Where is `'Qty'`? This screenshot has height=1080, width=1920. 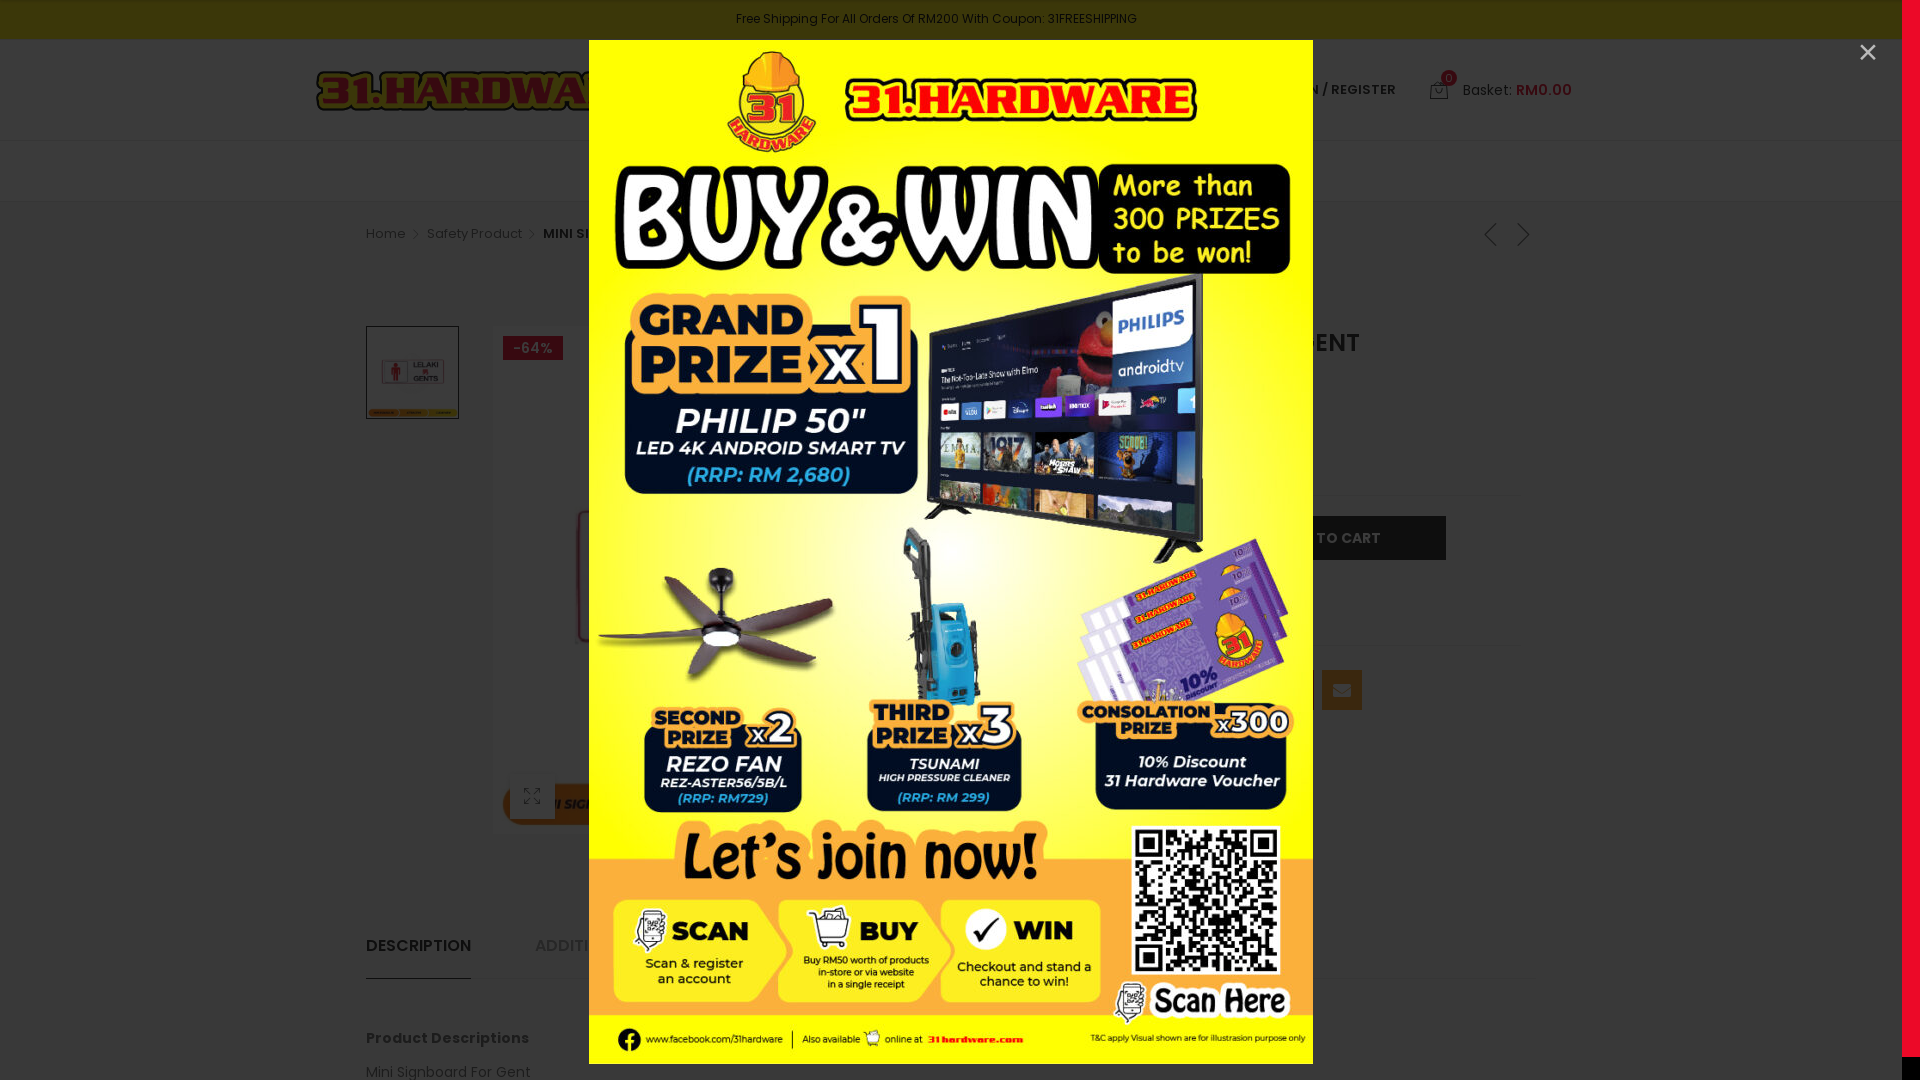
'Qty' is located at coordinates (1129, 535).